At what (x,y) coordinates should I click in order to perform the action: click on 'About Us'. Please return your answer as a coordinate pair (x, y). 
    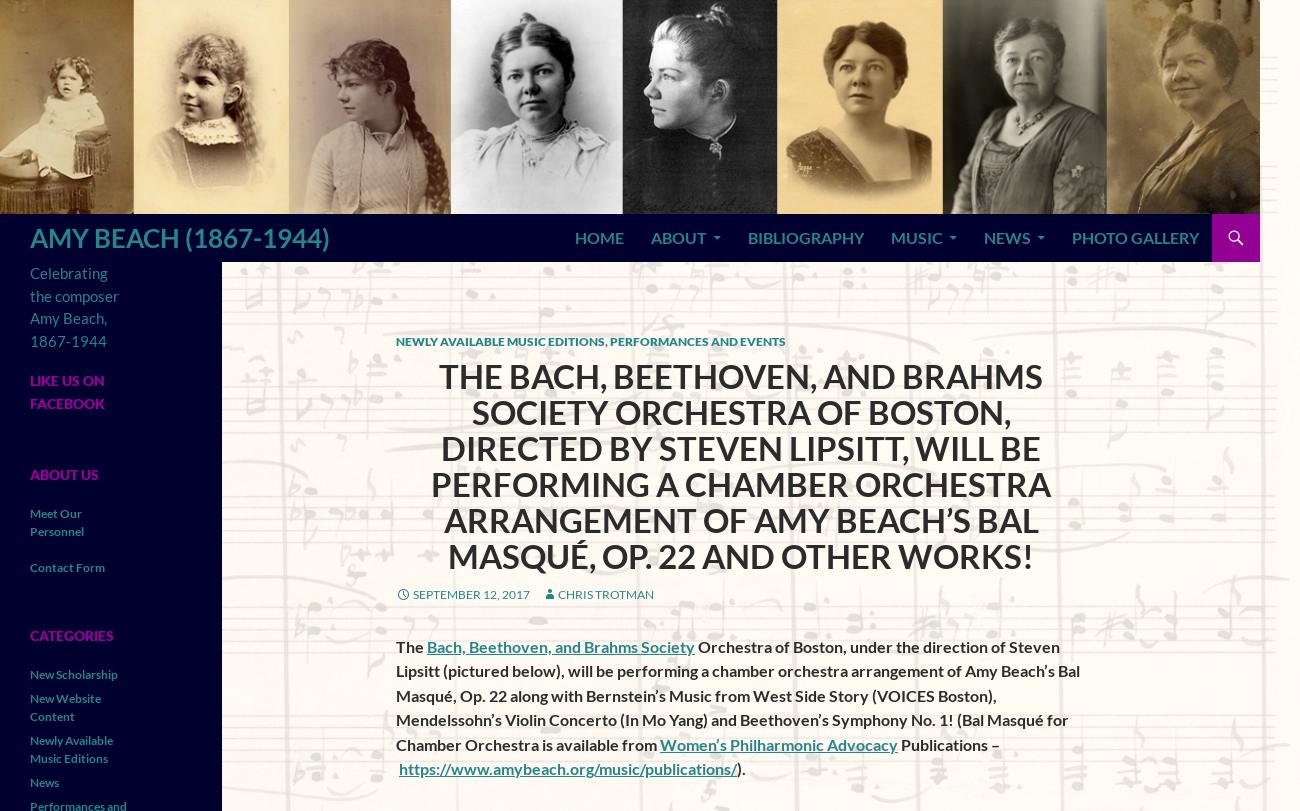
    Looking at the image, I should click on (64, 472).